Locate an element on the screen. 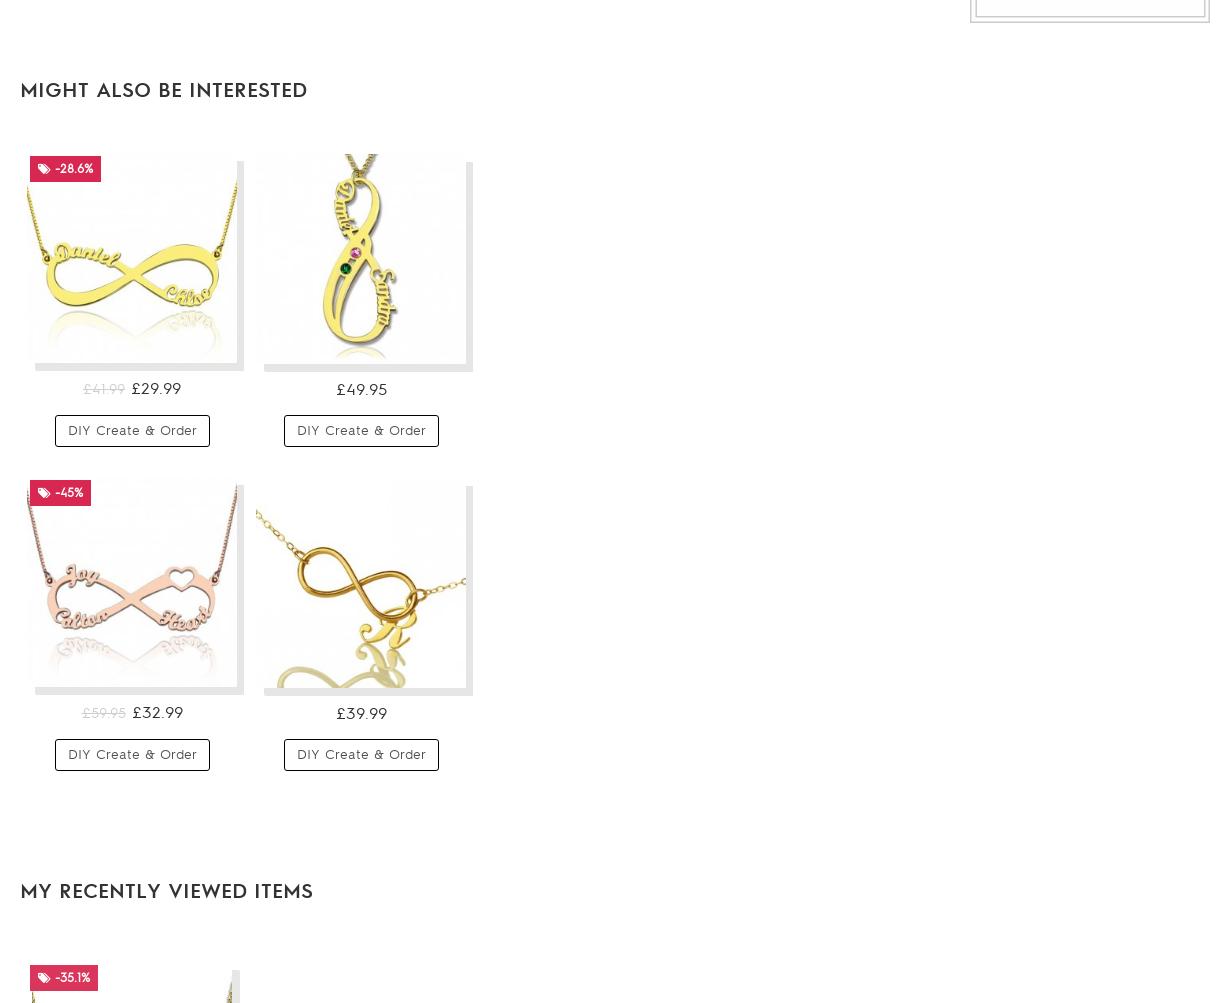  '£57.99' is located at coordinates (1047, 470).